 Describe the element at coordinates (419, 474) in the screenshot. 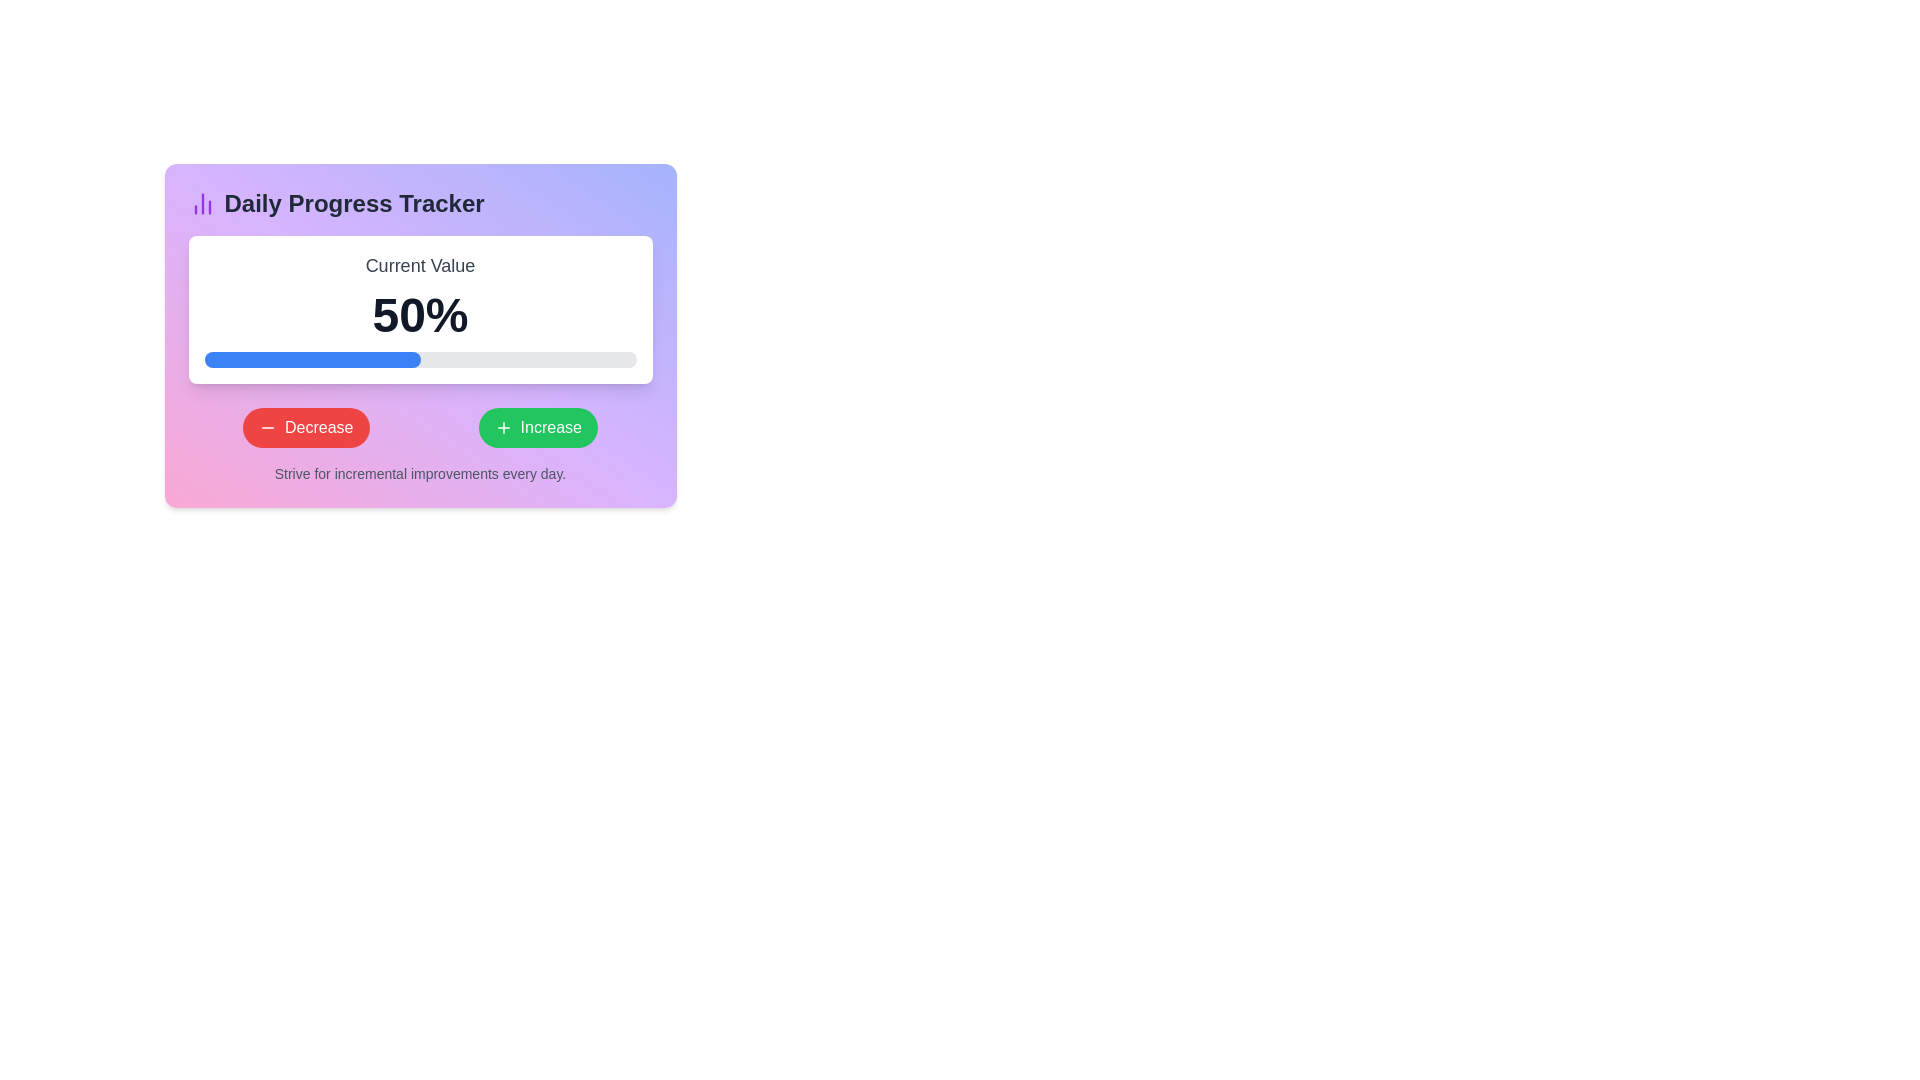

I see `the text label at the bottom of the card that reads 'Strive for incremental improvements every day.'` at that location.